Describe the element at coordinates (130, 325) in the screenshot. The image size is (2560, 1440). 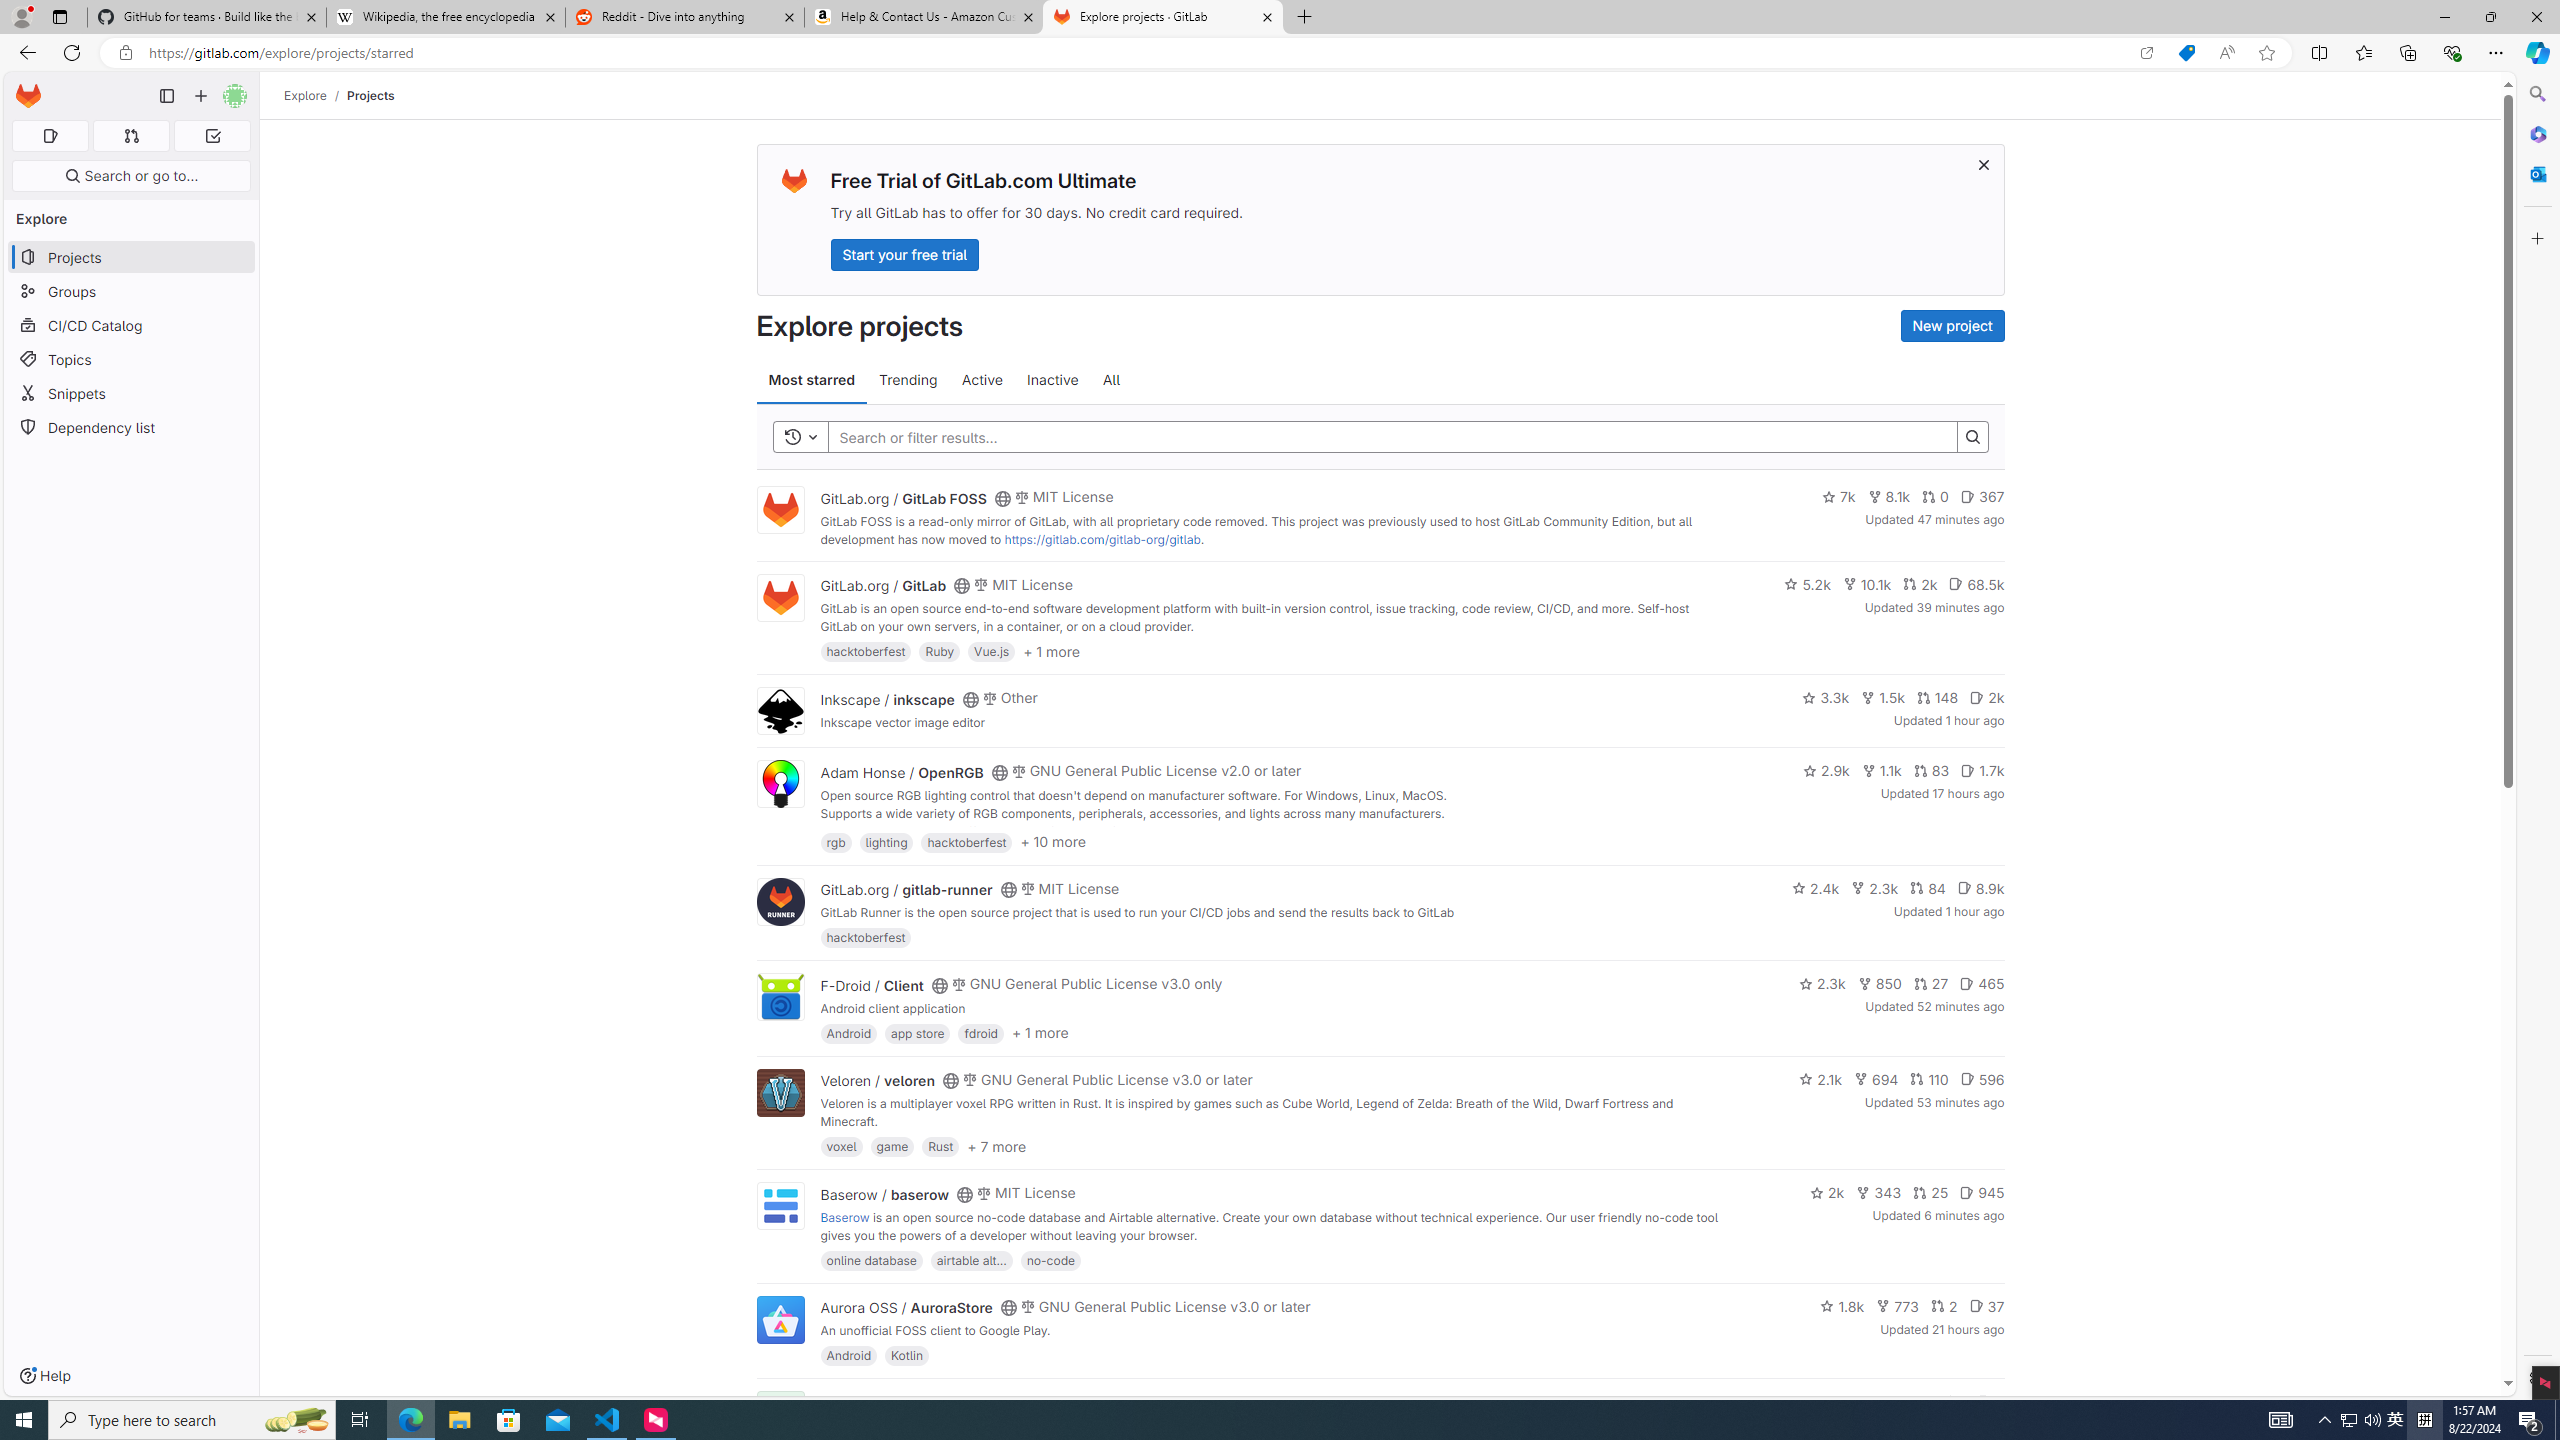
I see `'CI/CD Catalog'` at that location.